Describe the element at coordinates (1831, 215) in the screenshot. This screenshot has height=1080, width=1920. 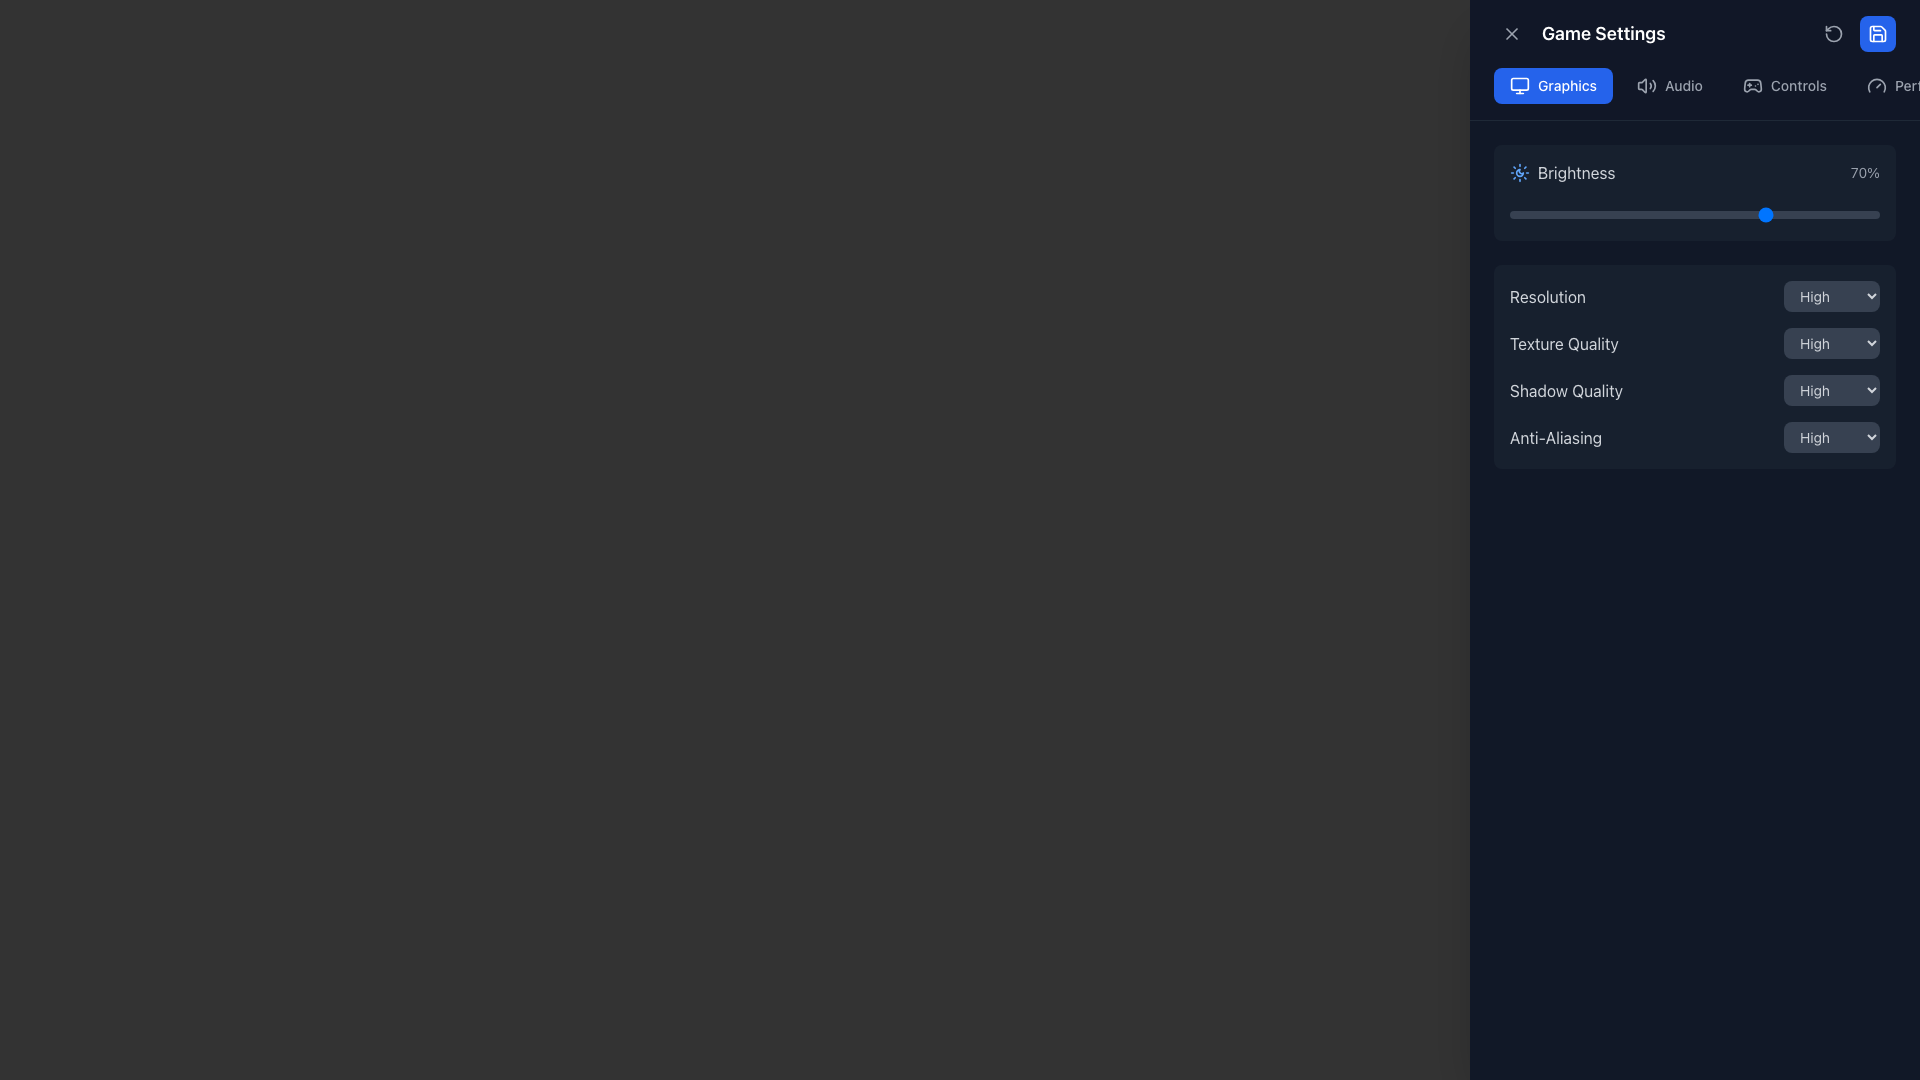
I see `the brightness level` at that location.